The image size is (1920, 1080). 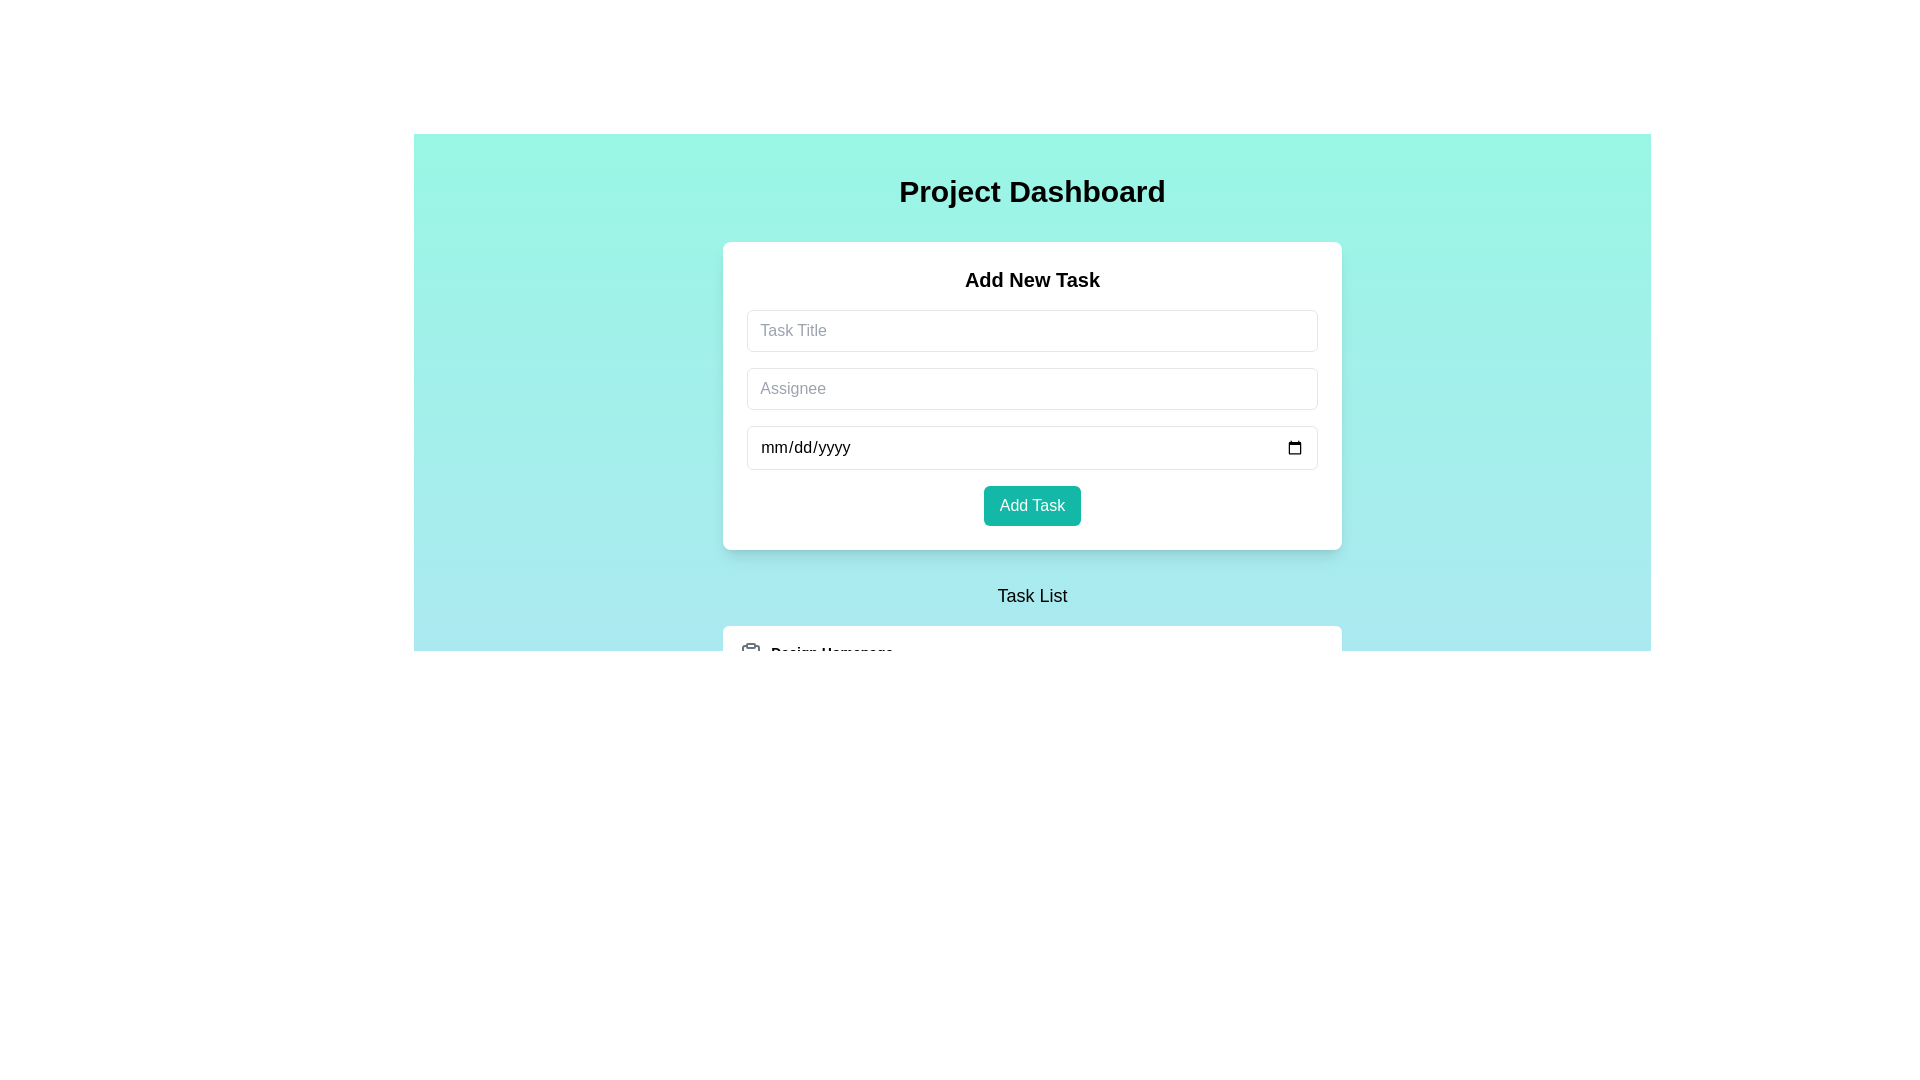 I want to click on the 'Mark as Completed' button located at the bottom-right corner of the task card for the task 'Design Homepage', so click(x=1247, y=677).